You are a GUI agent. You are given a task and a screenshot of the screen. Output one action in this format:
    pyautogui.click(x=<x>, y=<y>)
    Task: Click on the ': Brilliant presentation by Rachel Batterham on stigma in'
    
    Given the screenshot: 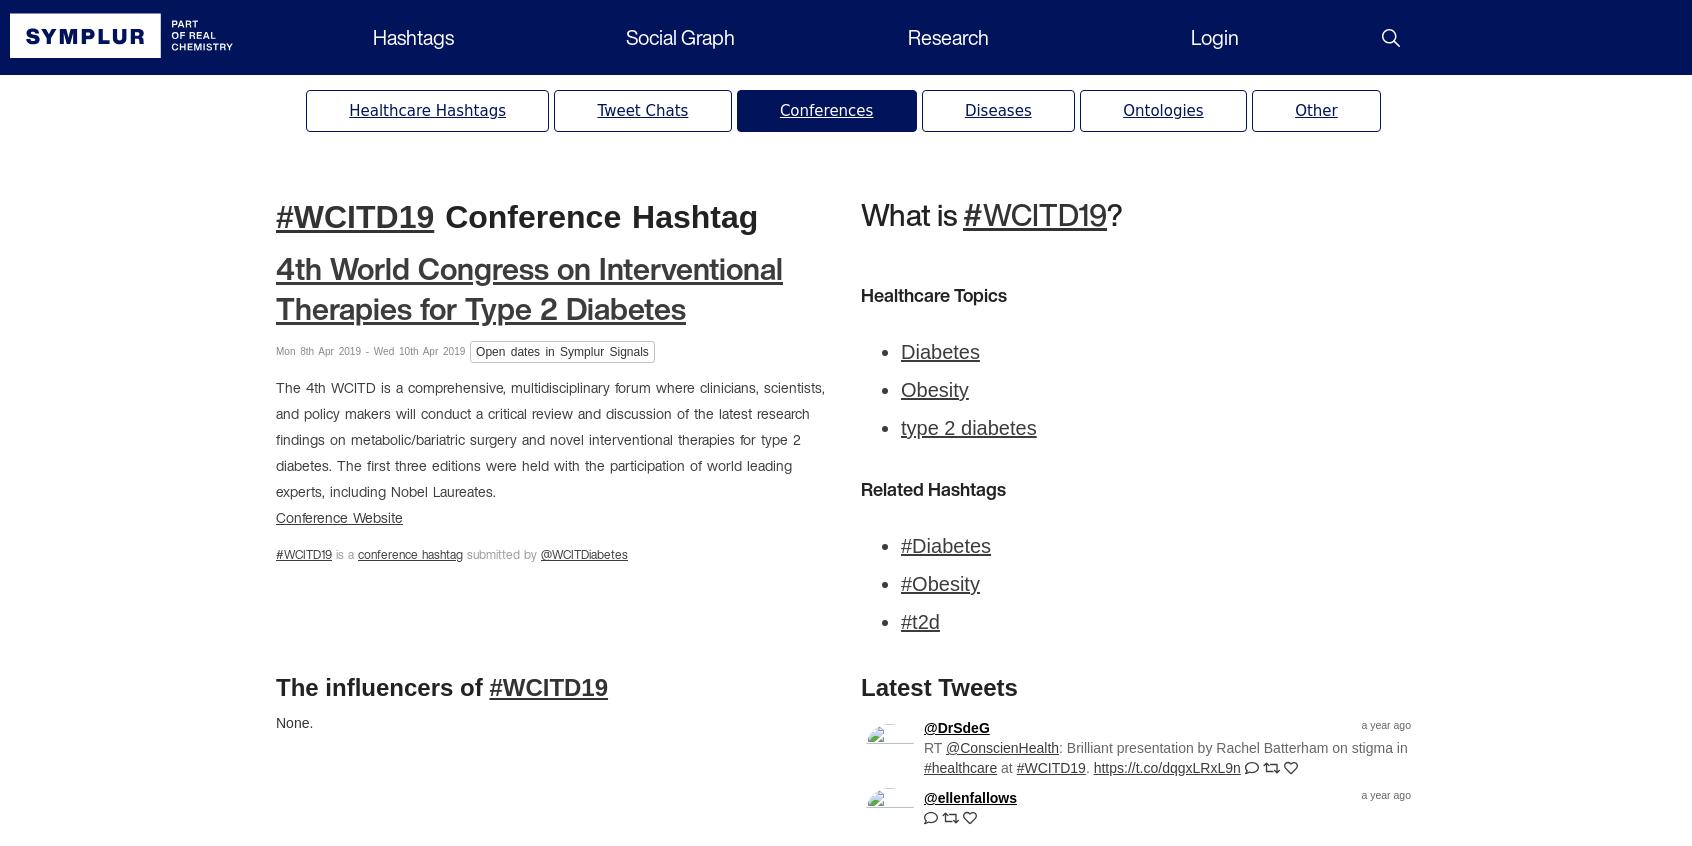 What is the action you would take?
    pyautogui.click(x=1059, y=747)
    